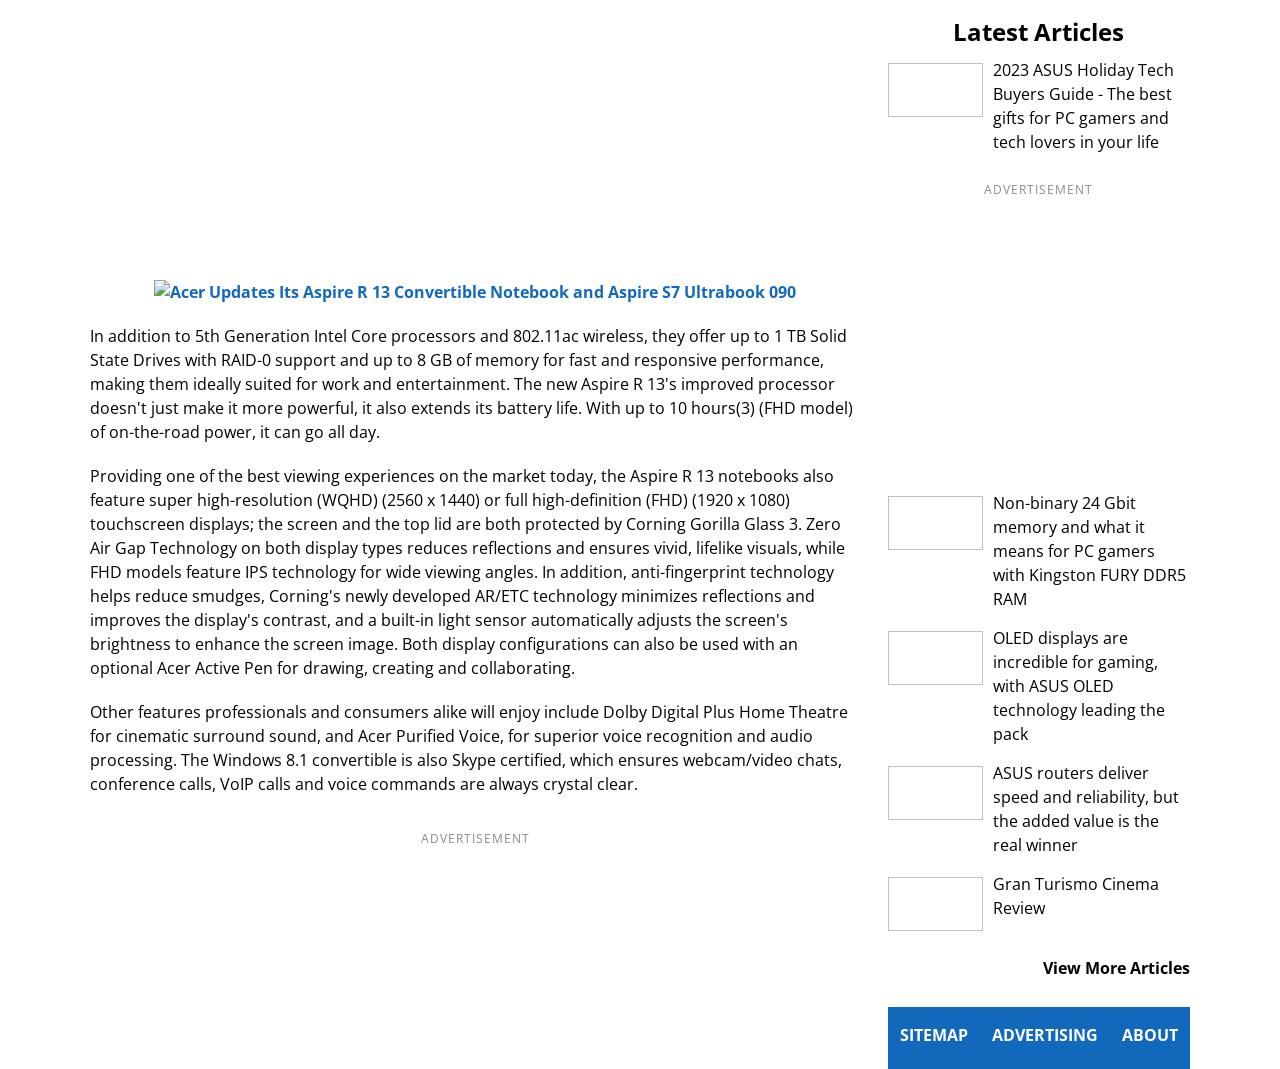 The height and width of the screenshot is (1069, 1280). I want to click on 'View More Articles', so click(1115, 967).